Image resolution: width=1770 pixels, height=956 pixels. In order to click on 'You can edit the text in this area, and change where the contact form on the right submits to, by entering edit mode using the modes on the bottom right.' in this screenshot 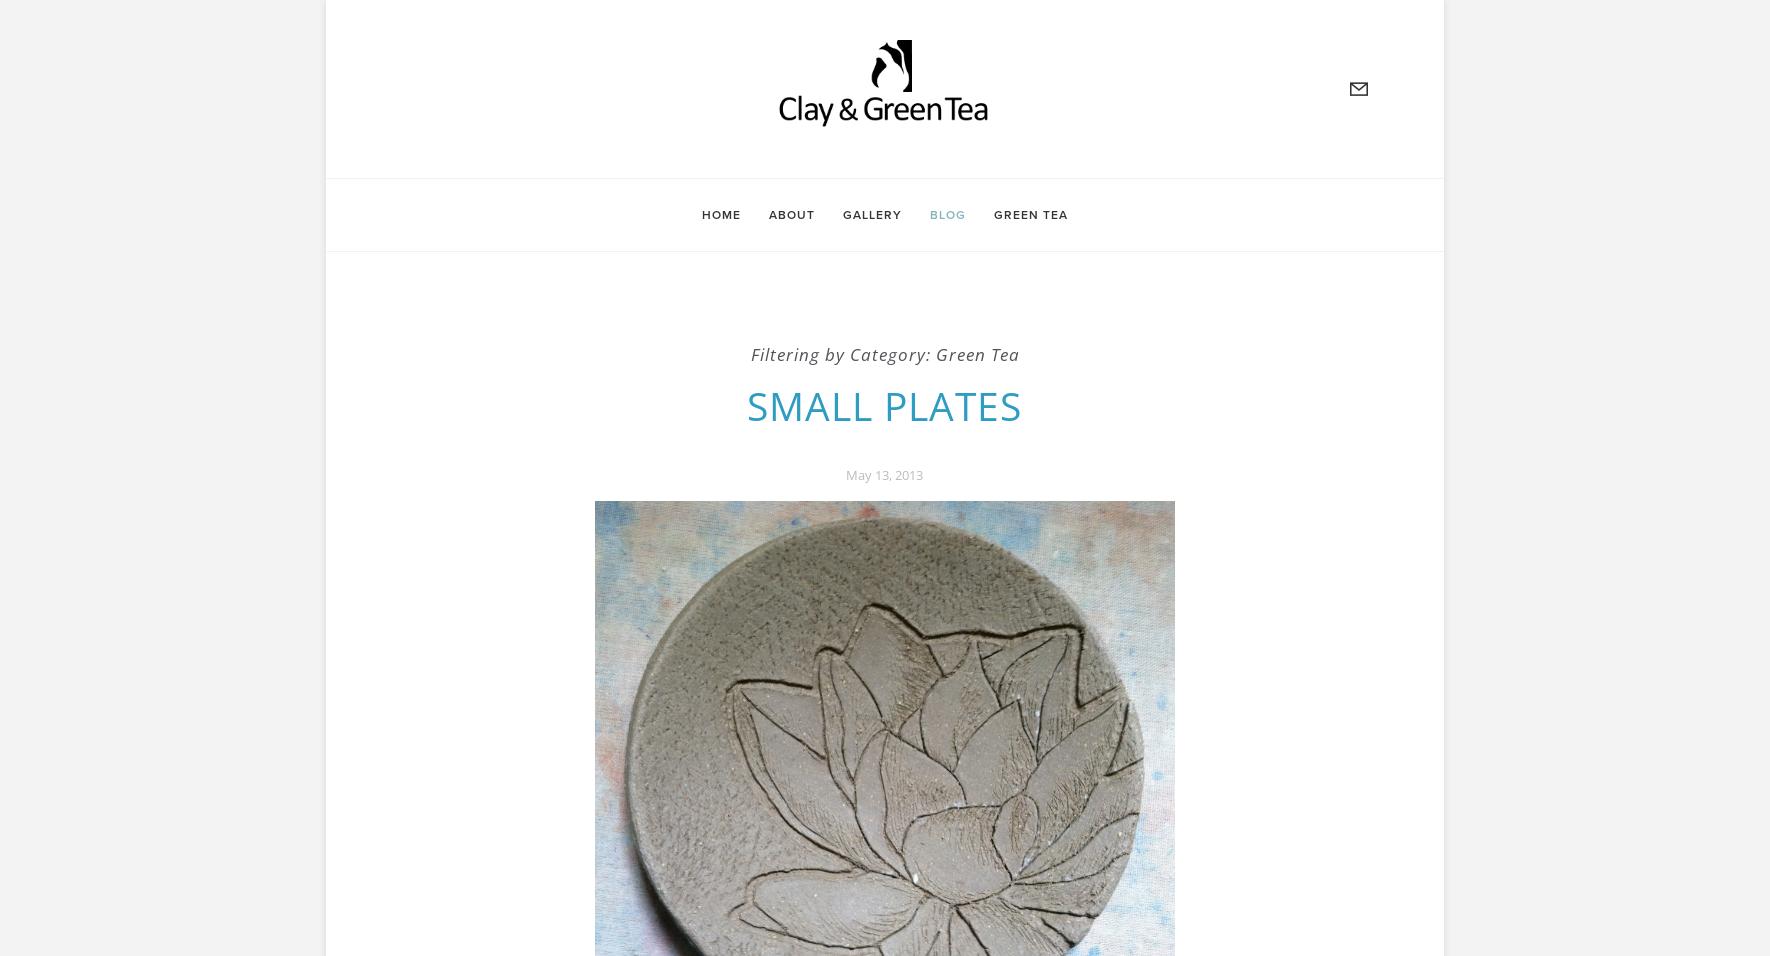, I will do `click(400, 295)`.